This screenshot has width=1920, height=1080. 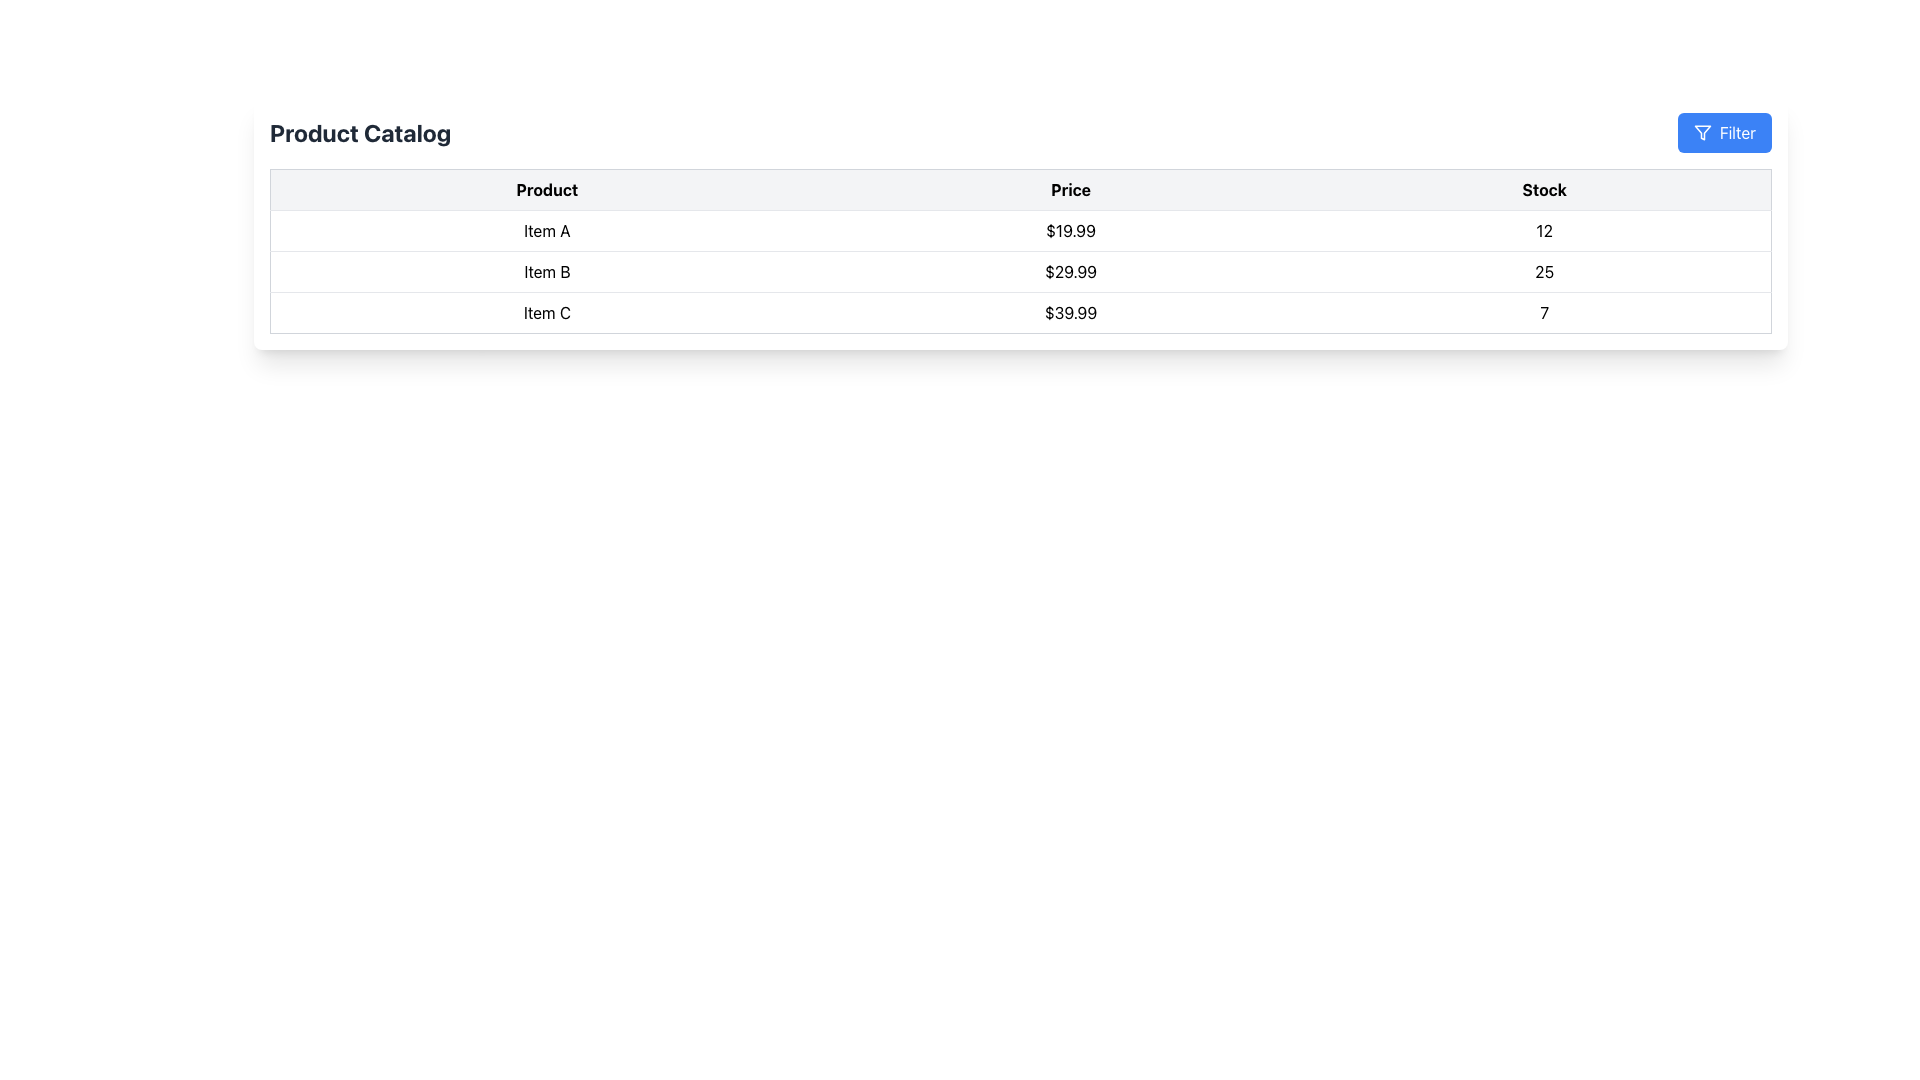 What do you see at coordinates (547, 230) in the screenshot?
I see `the text label displaying 'Item A' in the first row under the 'Product' column of the tabular structure` at bounding box center [547, 230].